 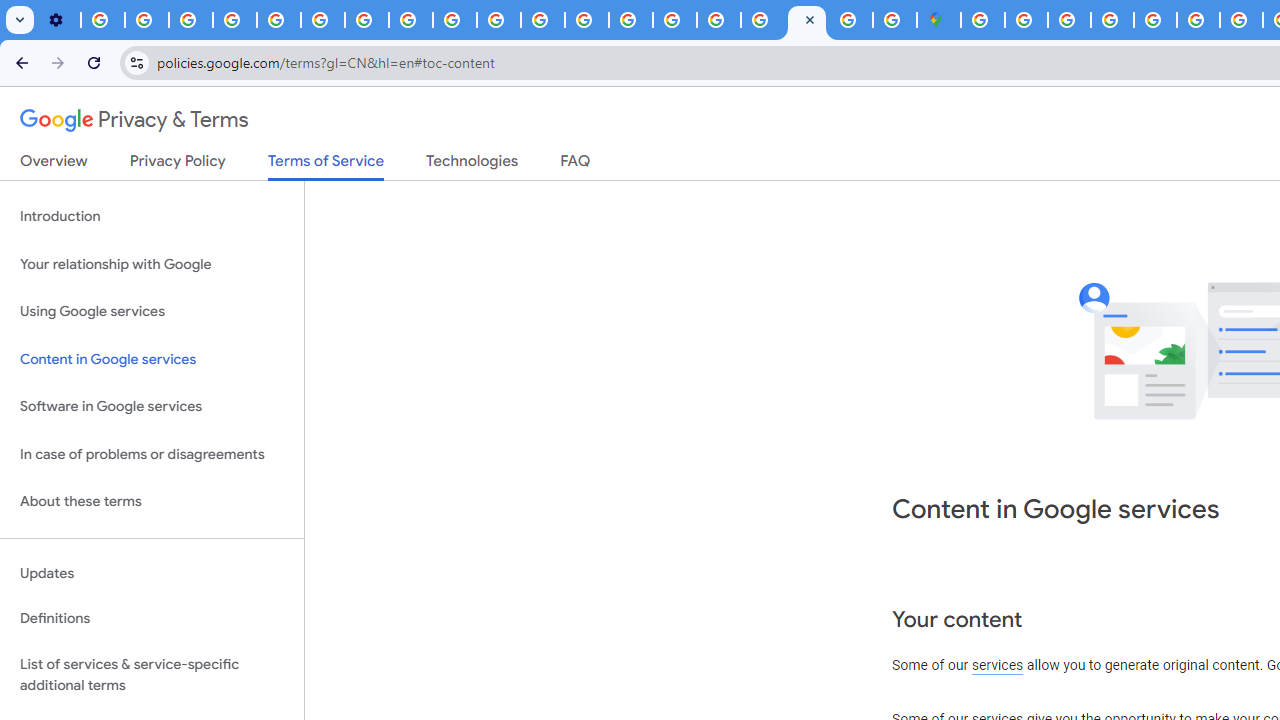 What do you see at coordinates (146, 20) in the screenshot?
I see `'Learn how to find your photos - Google Photos Help'` at bounding box center [146, 20].